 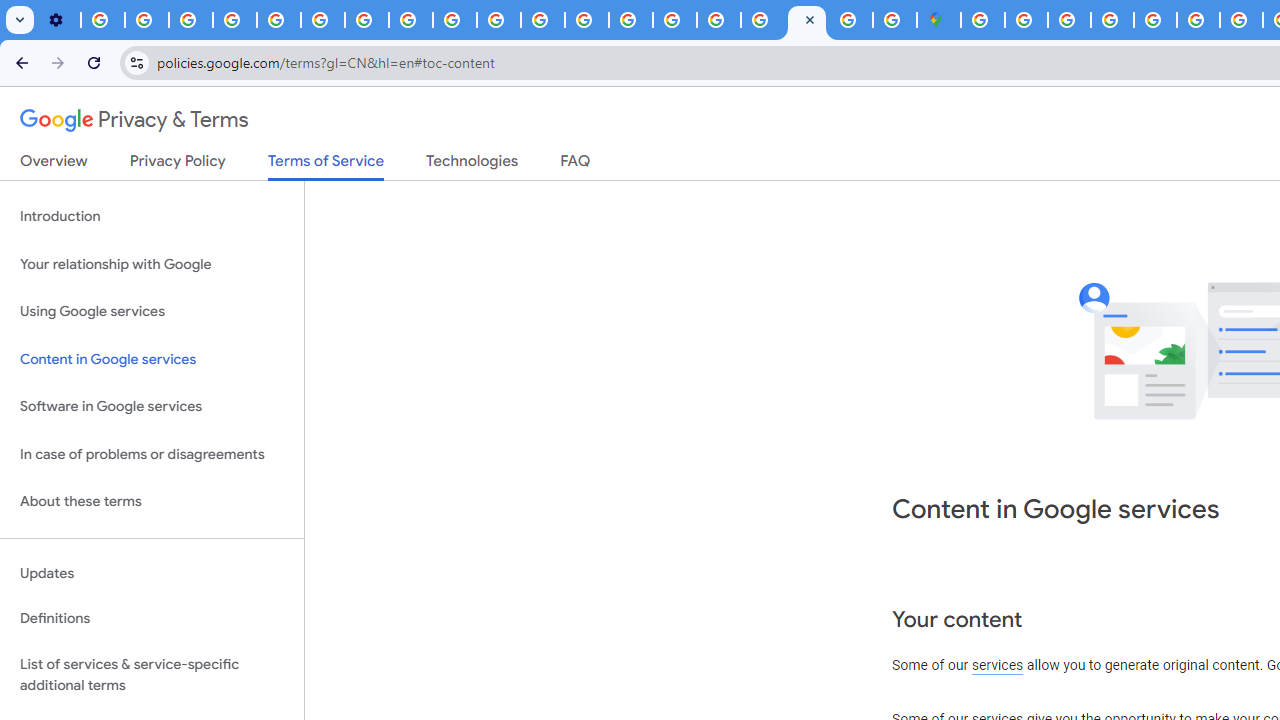 What do you see at coordinates (146, 20) in the screenshot?
I see `'Learn how to find your photos - Google Photos Help'` at bounding box center [146, 20].